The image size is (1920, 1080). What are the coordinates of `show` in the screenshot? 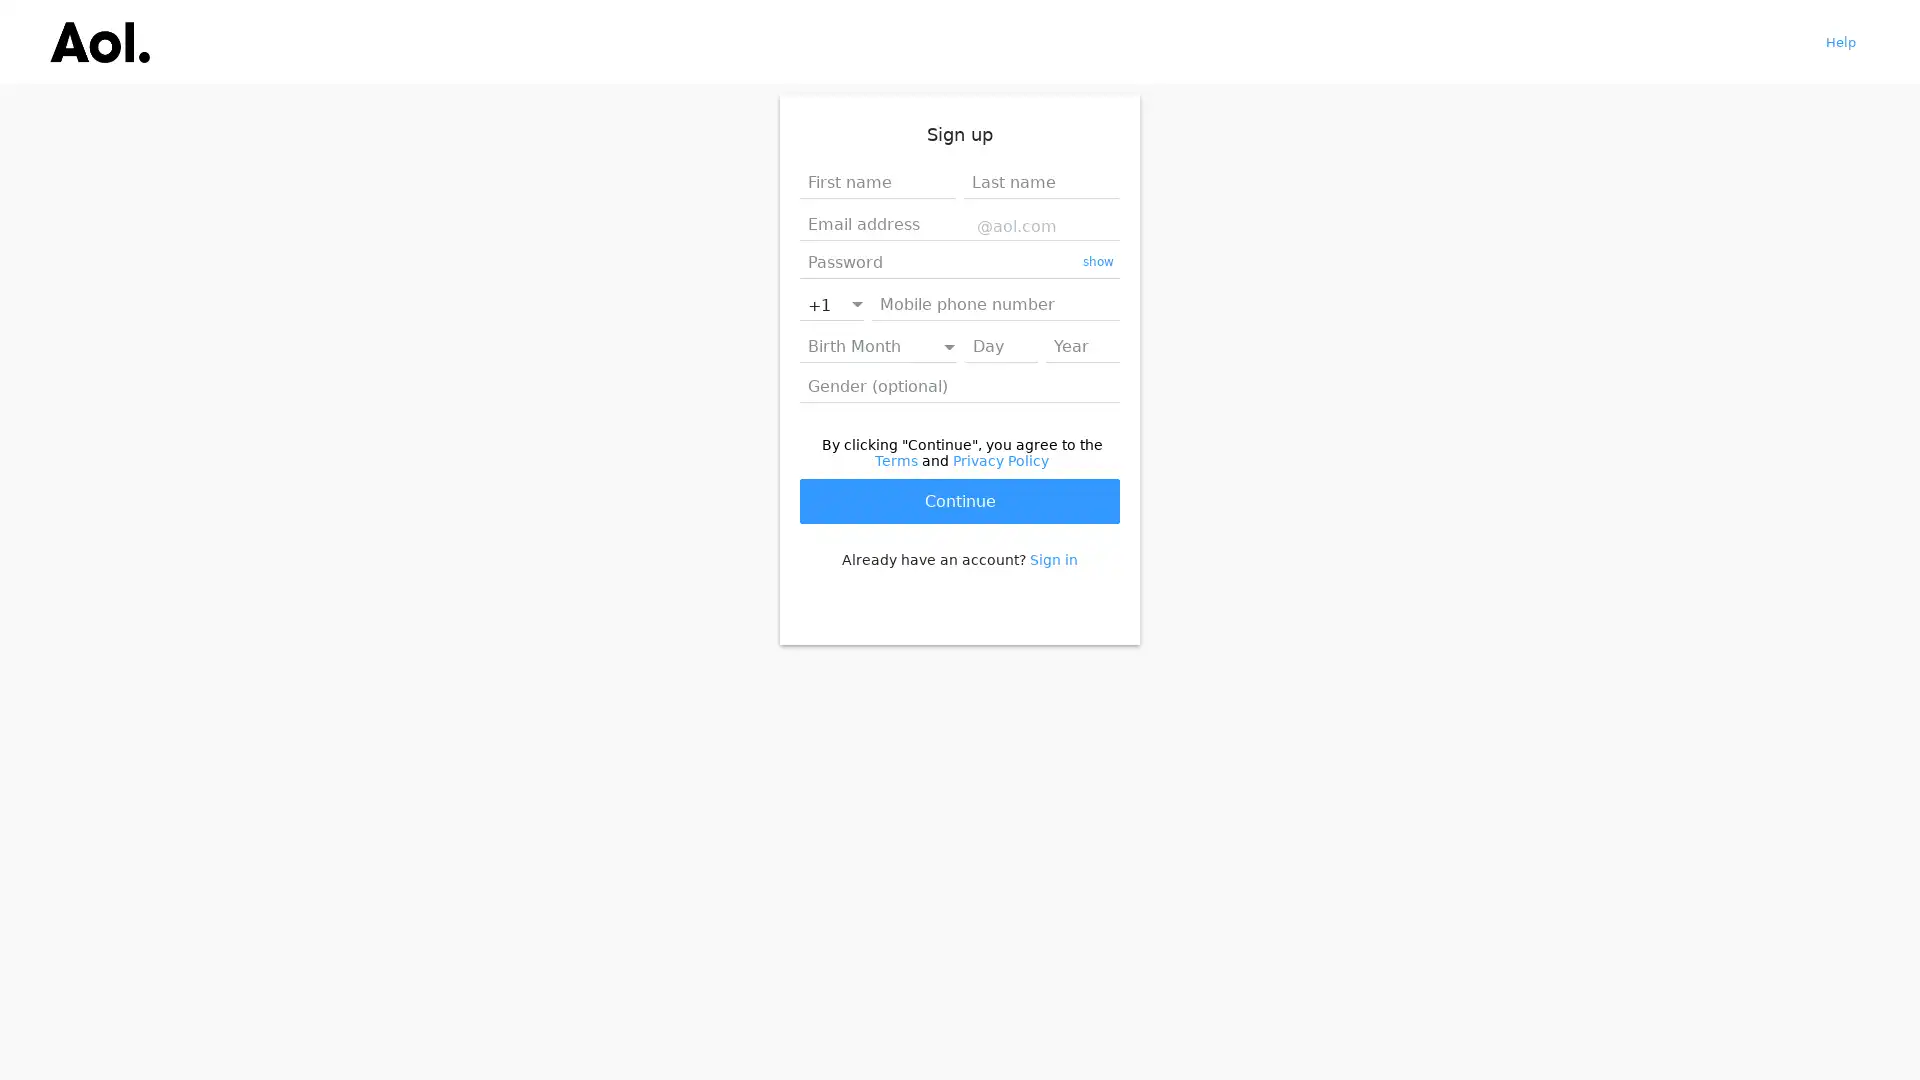 It's located at (1097, 261).